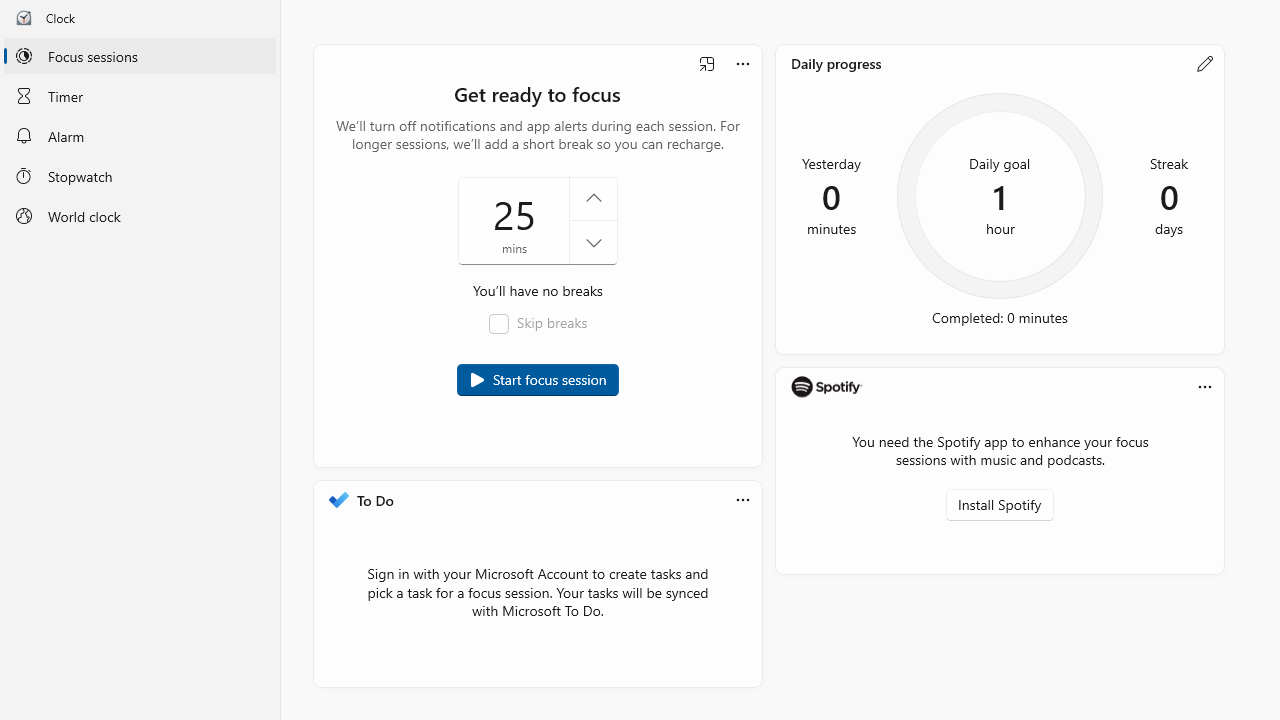  Describe the element at coordinates (139, 55) in the screenshot. I see `'Focus sessions'` at that location.